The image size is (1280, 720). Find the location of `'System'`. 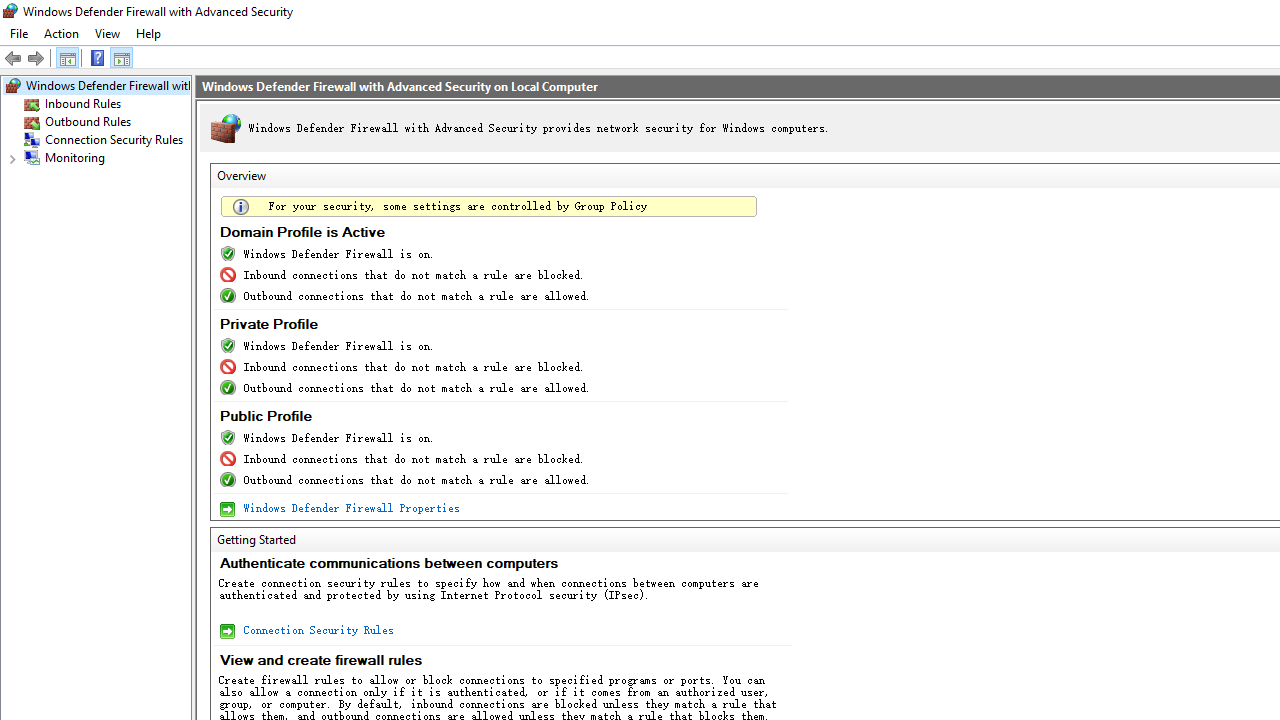

'System' is located at coordinates (10, 11).